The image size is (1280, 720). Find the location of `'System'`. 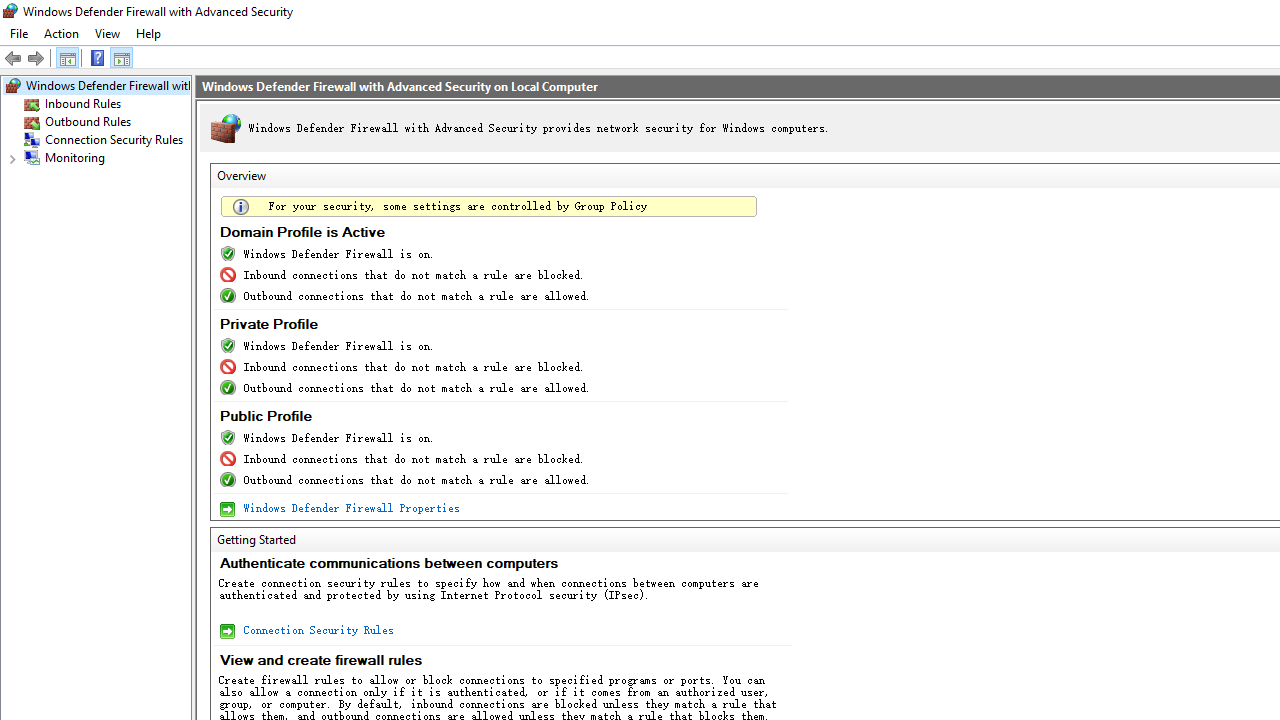

'System' is located at coordinates (10, 11).